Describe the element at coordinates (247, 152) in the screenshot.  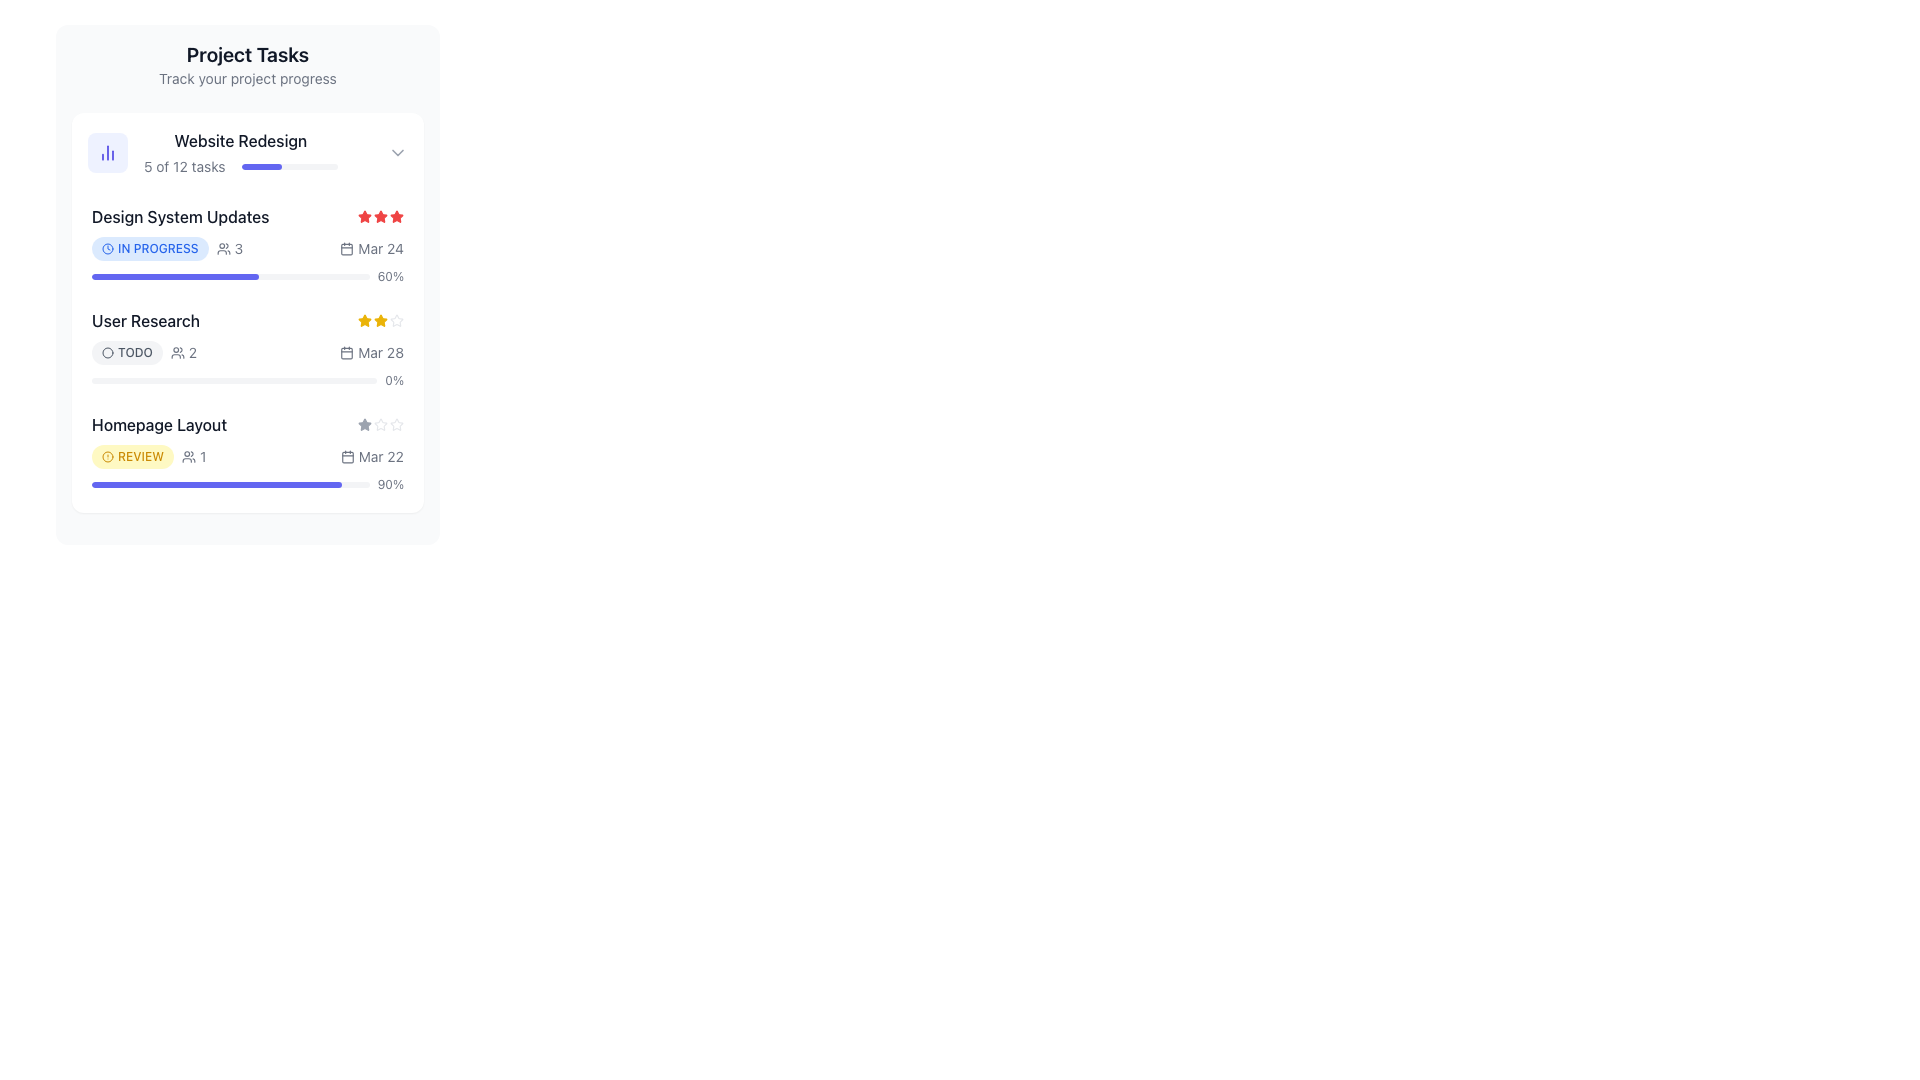
I see `the Task summary component with the title 'Website Redesign'` at that location.